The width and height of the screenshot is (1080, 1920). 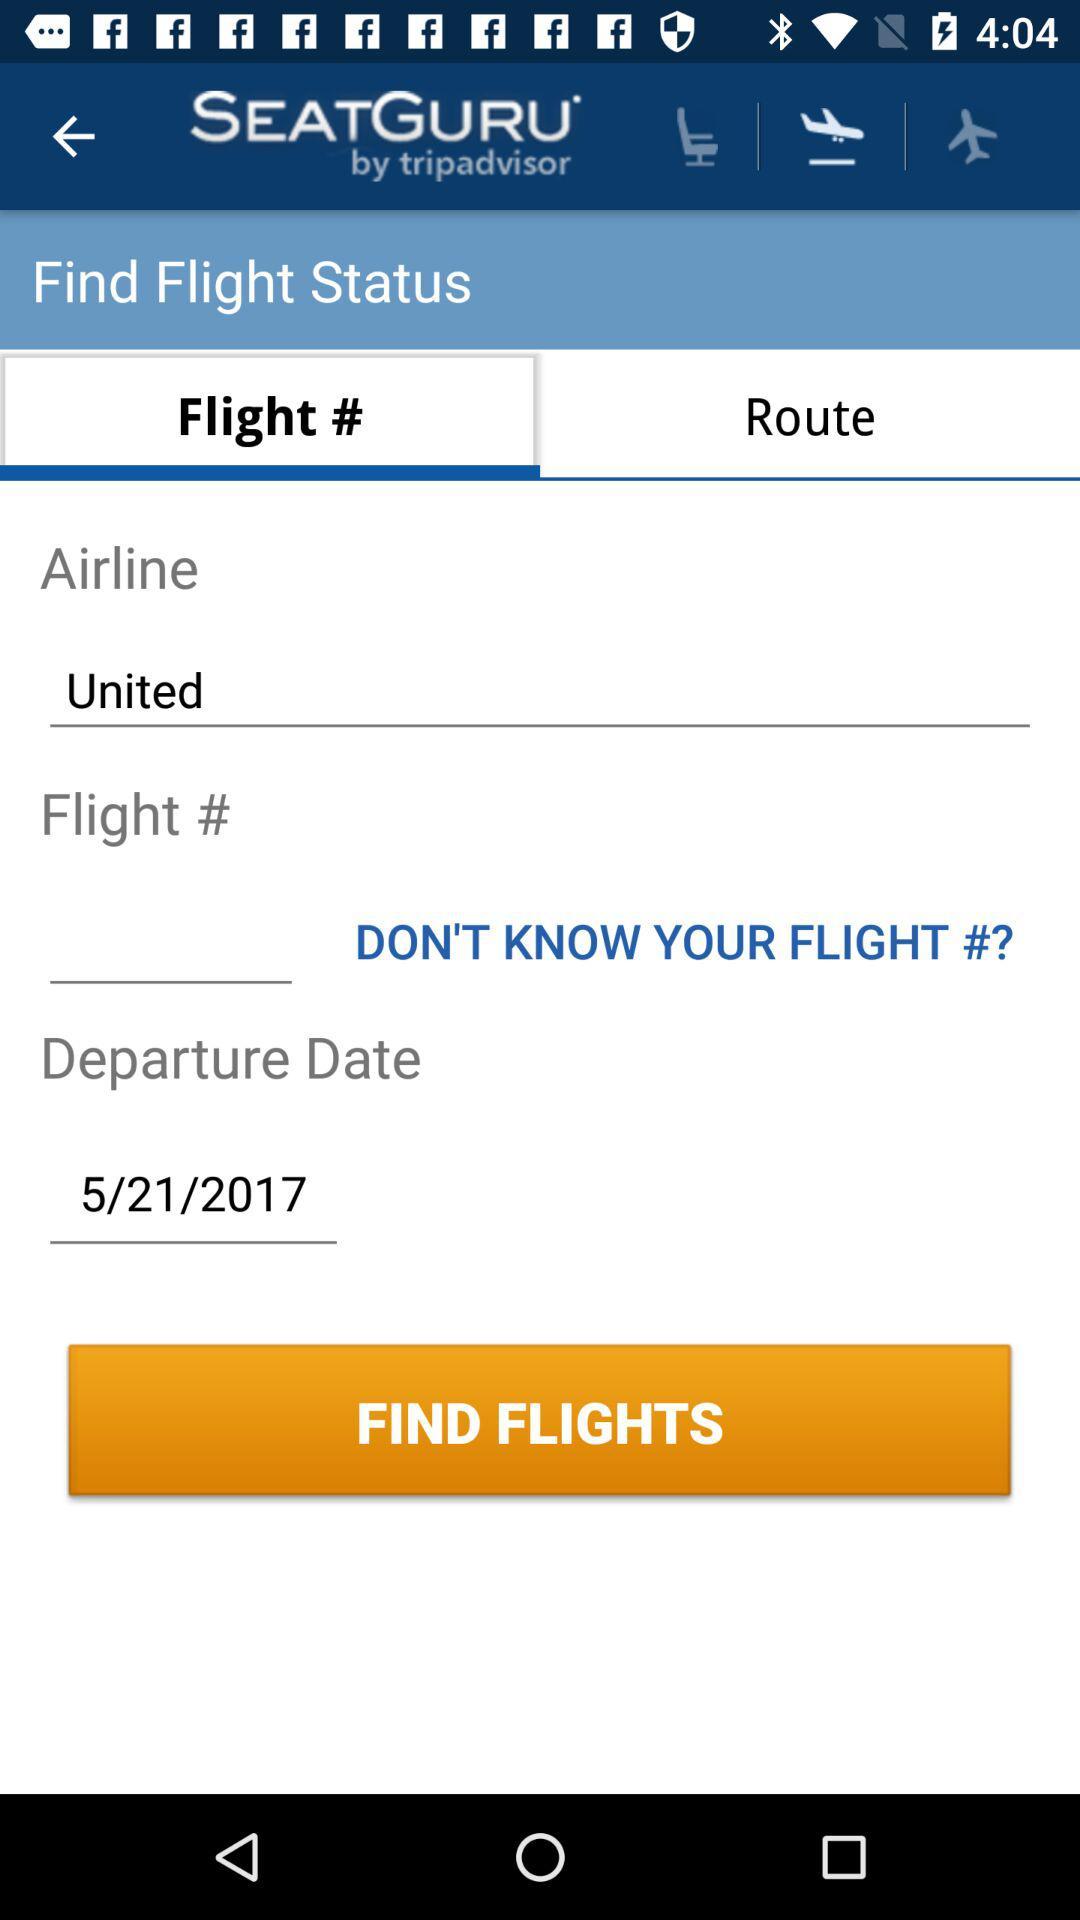 I want to click on find flights icon, so click(x=540, y=1420).